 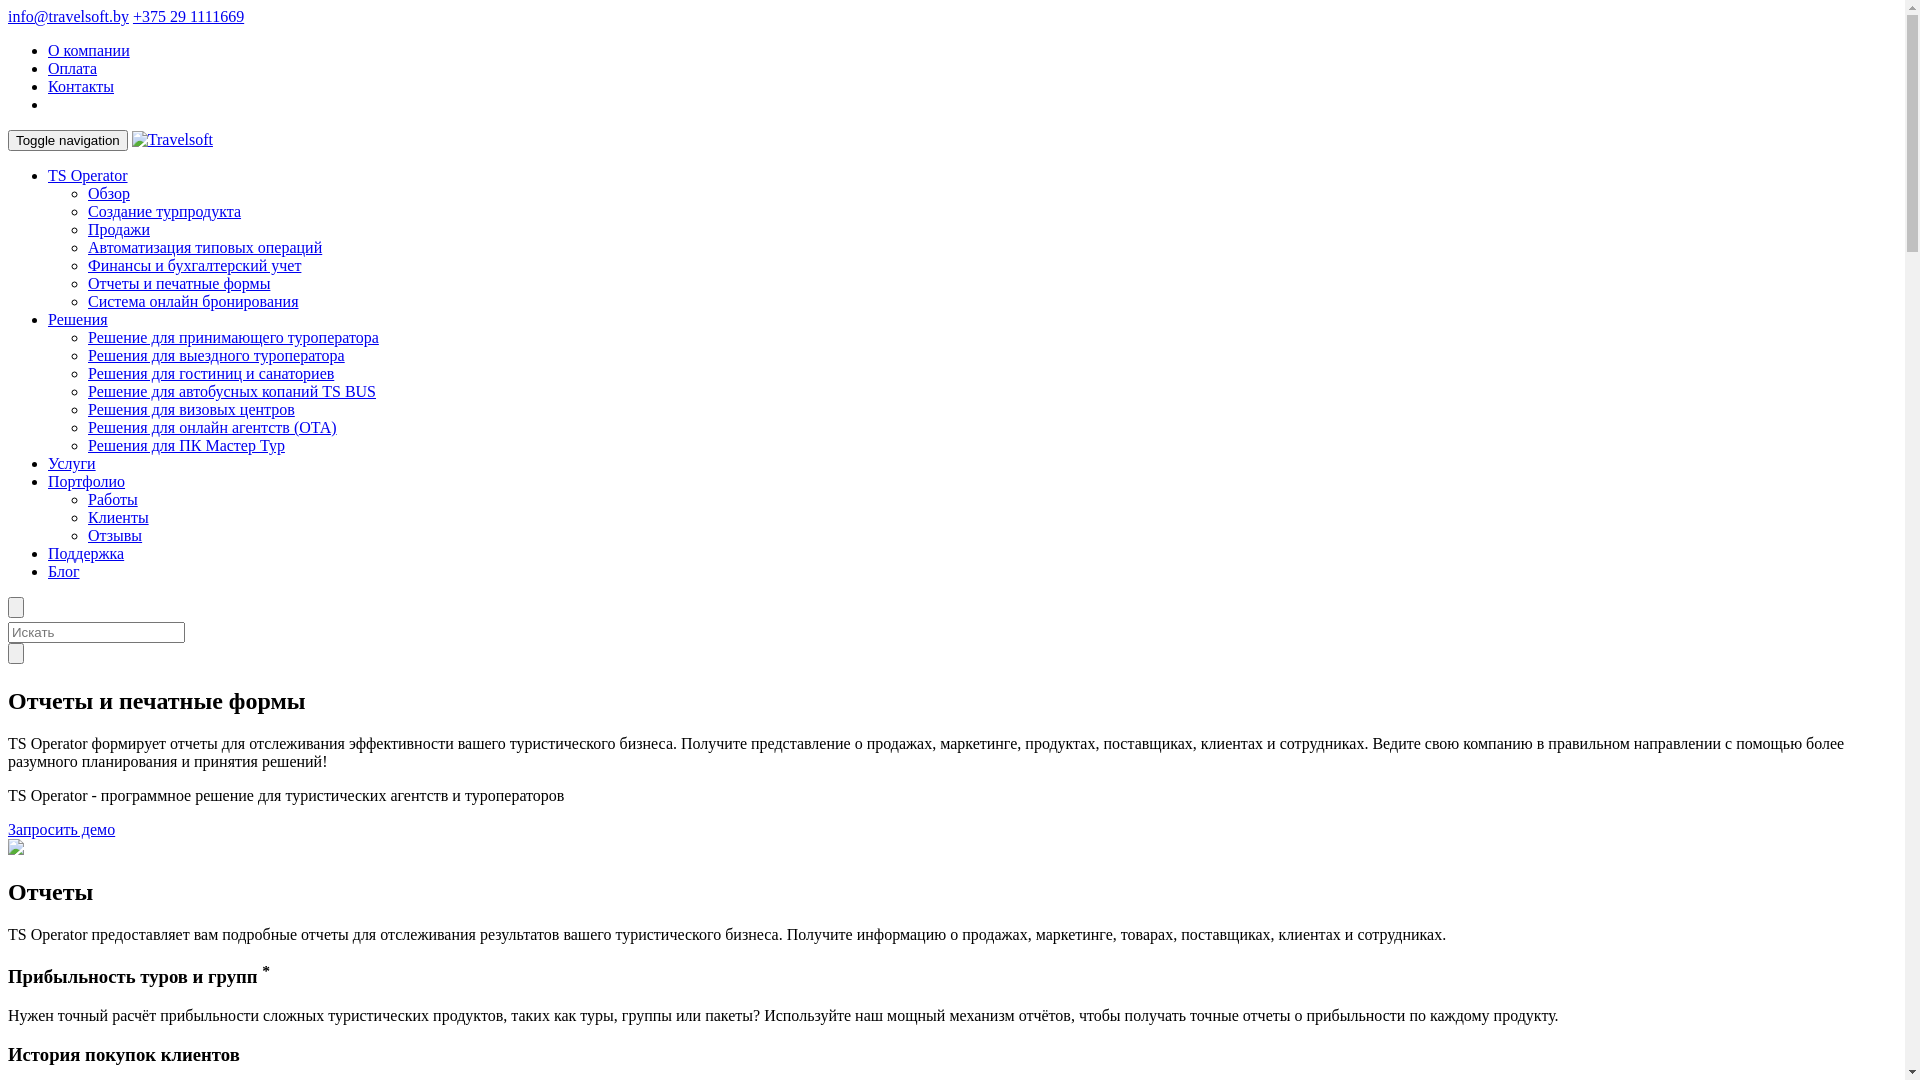 What do you see at coordinates (86, 174) in the screenshot?
I see `'TS Operator'` at bounding box center [86, 174].